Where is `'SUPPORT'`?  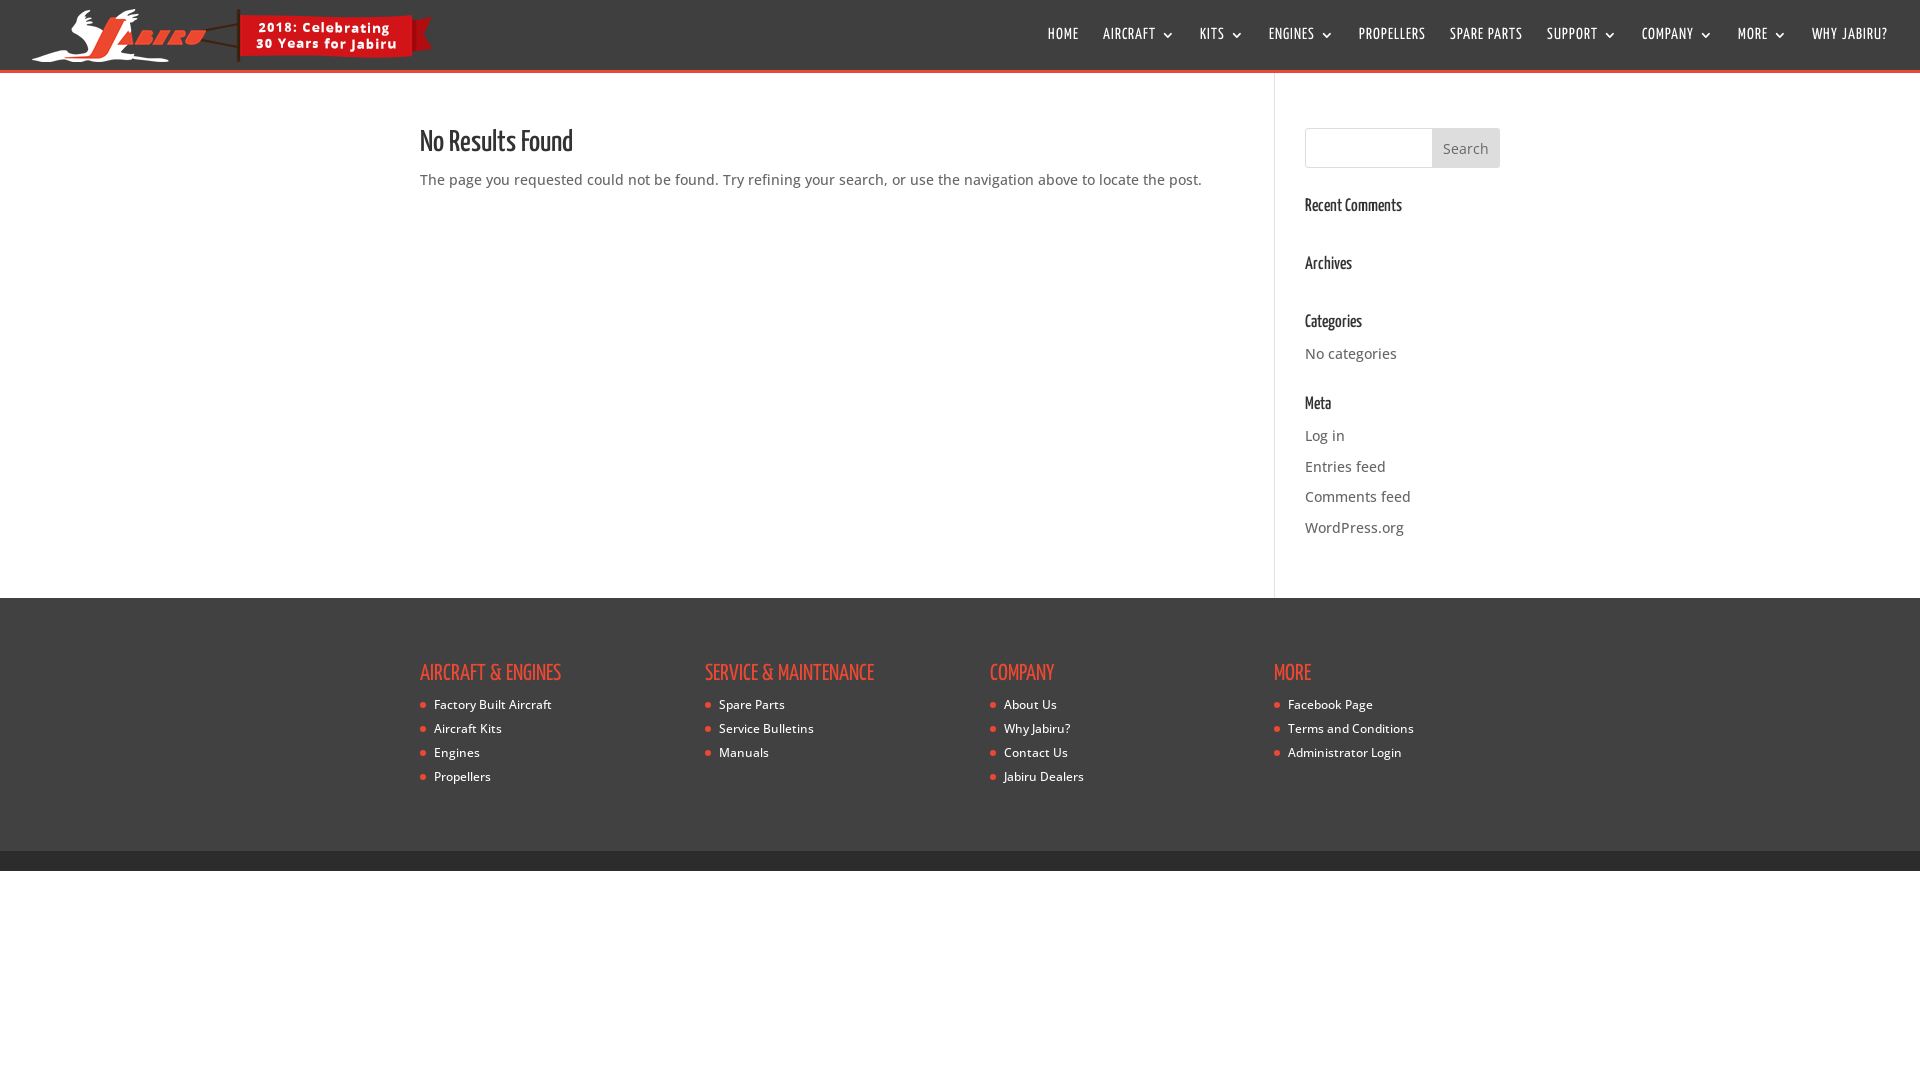 'SUPPORT' is located at coordinates (1581, 48).